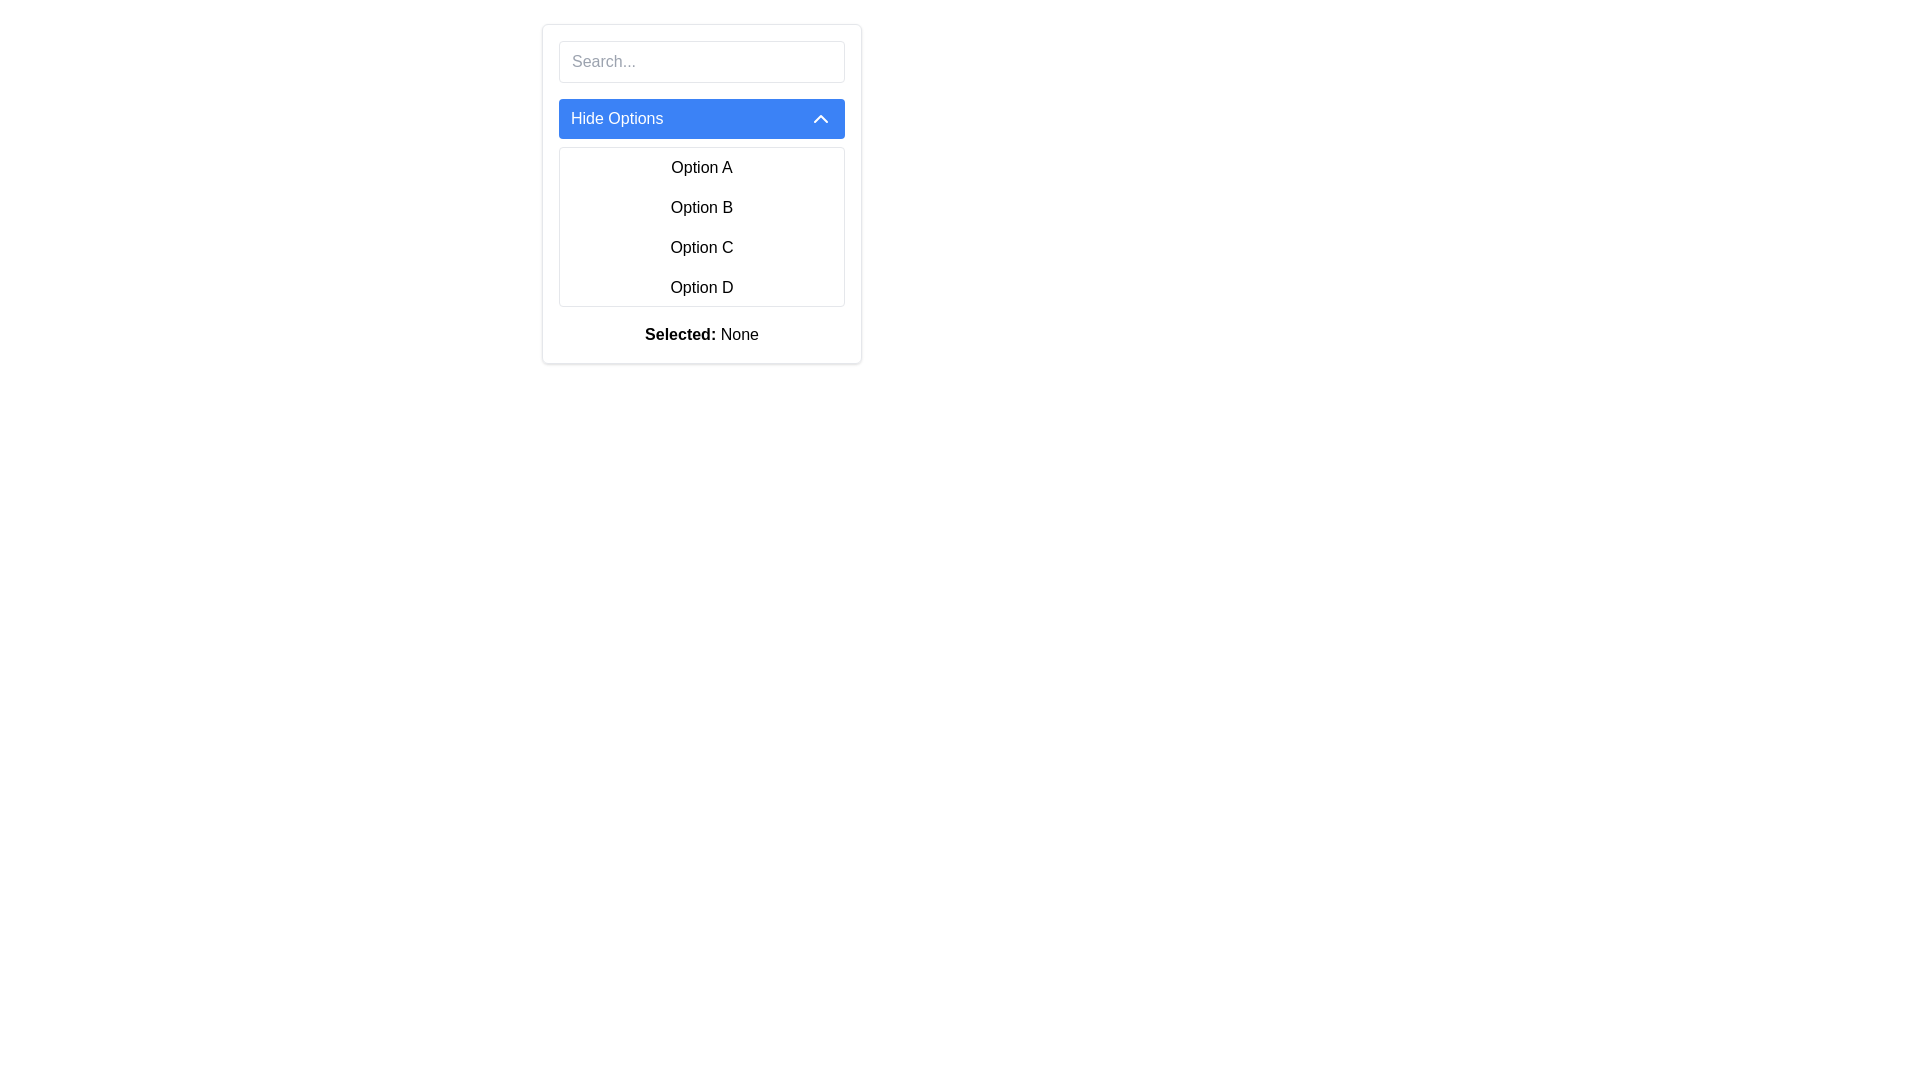 This screenshot has width=1920, height=1080. I want to click on the chevron-up icon located at the far-right of the blue button labeled 'Hide Options', so click(820, 119).